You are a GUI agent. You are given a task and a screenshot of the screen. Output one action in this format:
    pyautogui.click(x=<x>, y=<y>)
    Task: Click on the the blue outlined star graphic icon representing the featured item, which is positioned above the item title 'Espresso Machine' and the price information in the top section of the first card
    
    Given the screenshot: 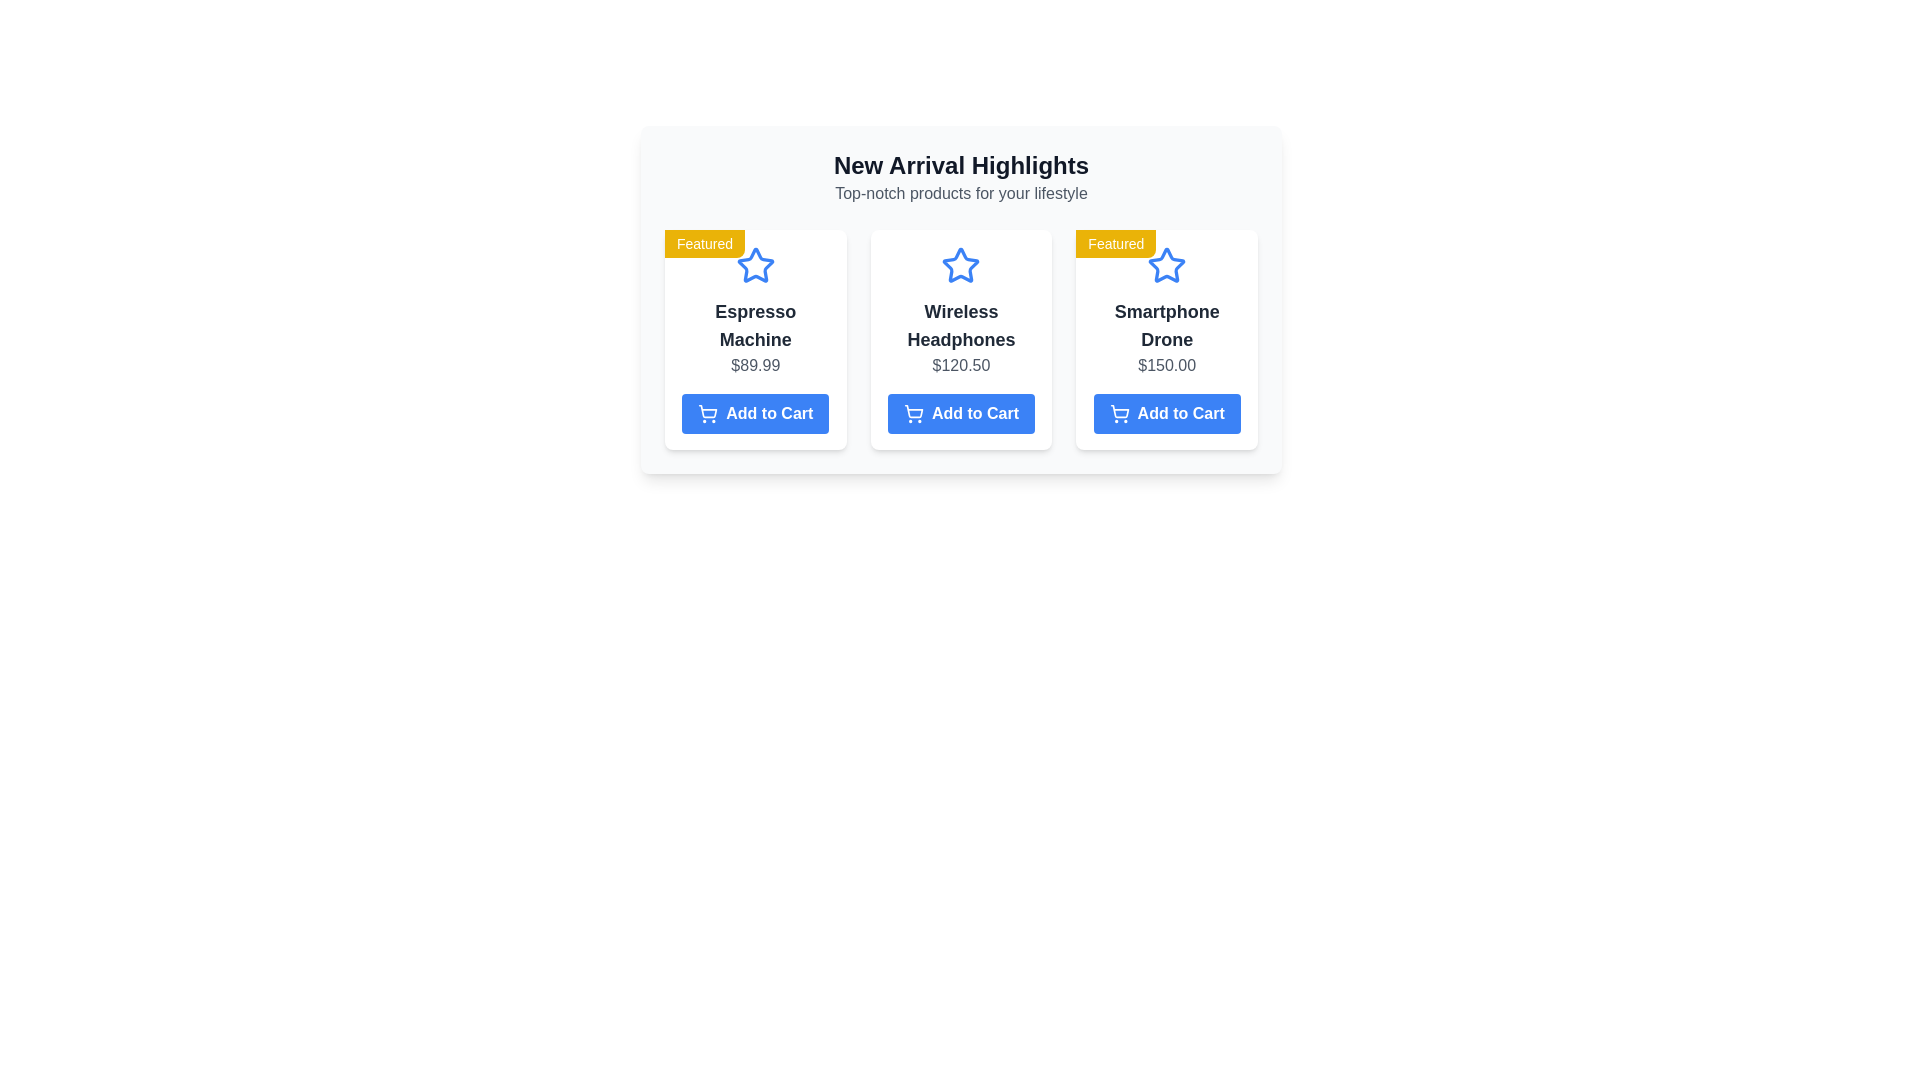 What is the action you would take?
    pyautogui.click(x=754, y=265)
    